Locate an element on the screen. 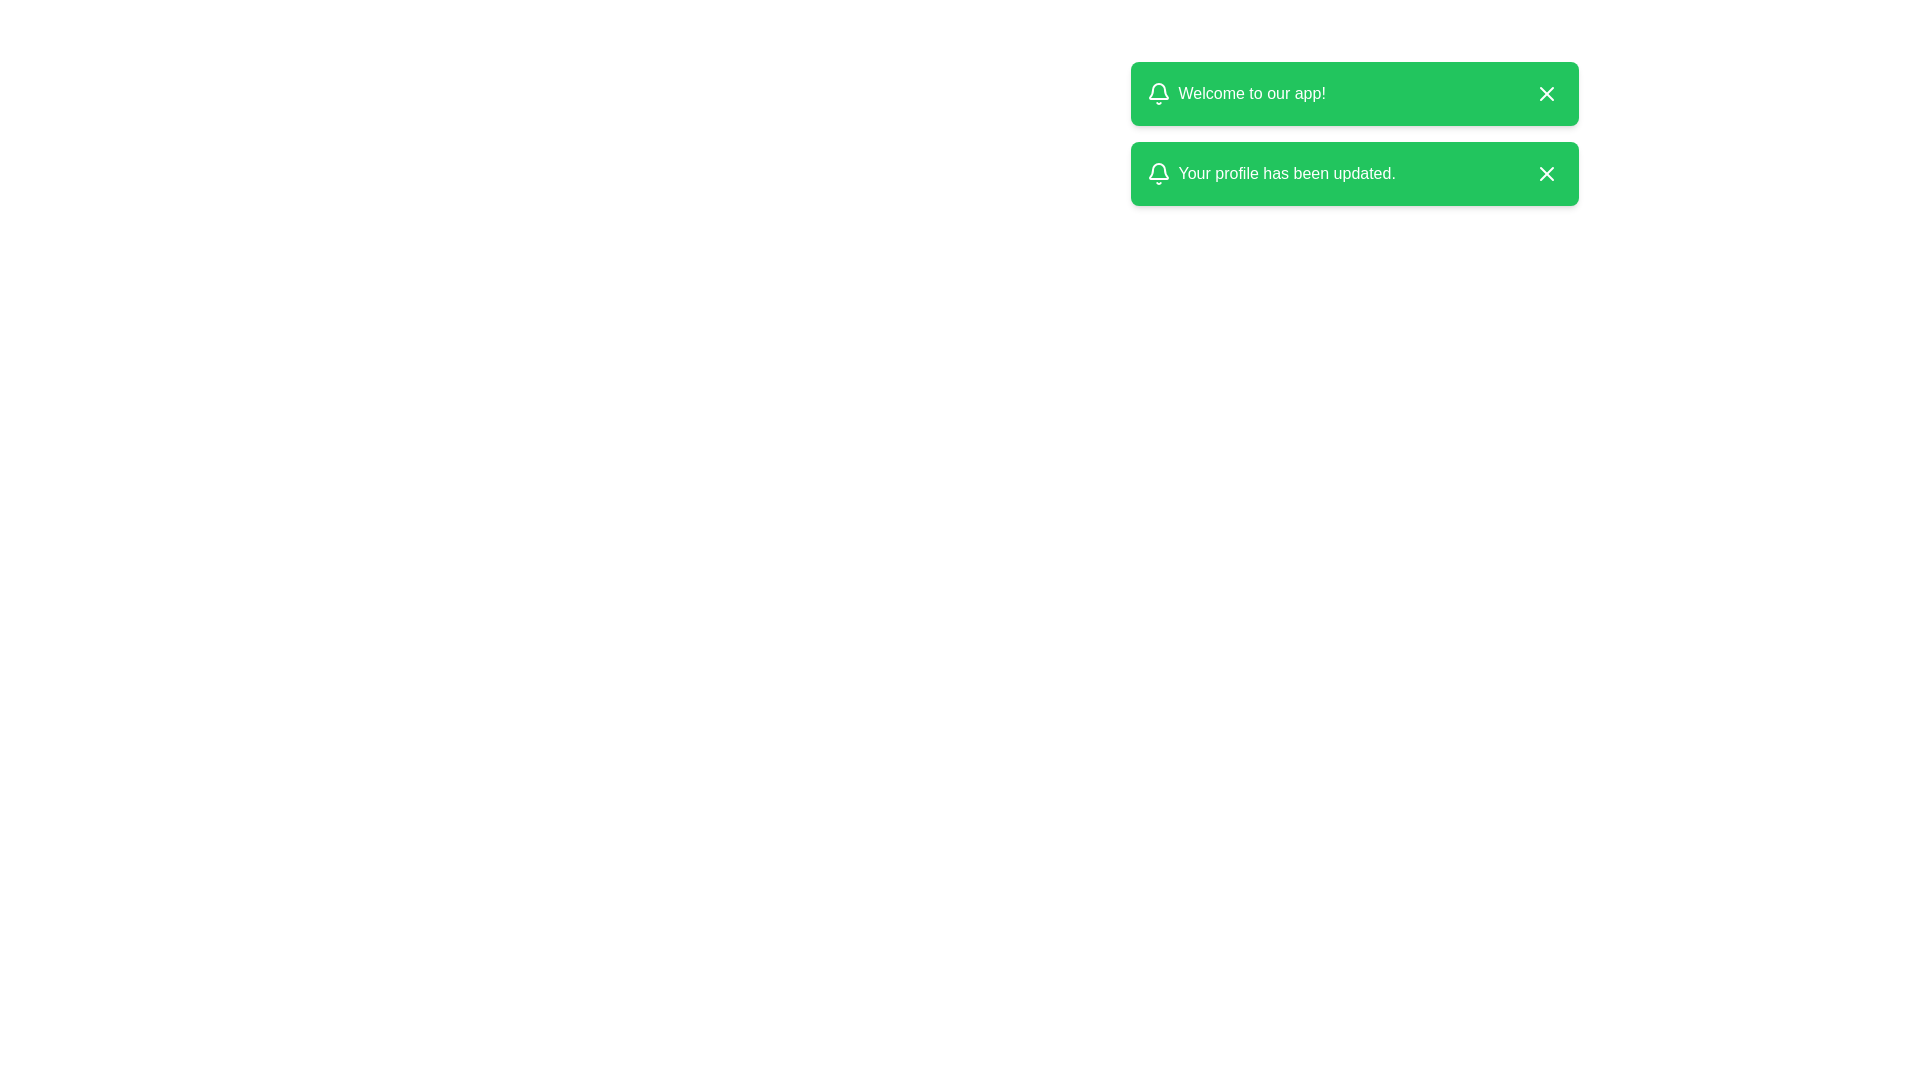  the text element displaying 'Your profile has been updated.' which is located in the second notification panel is located at coordinates (1287, 172).